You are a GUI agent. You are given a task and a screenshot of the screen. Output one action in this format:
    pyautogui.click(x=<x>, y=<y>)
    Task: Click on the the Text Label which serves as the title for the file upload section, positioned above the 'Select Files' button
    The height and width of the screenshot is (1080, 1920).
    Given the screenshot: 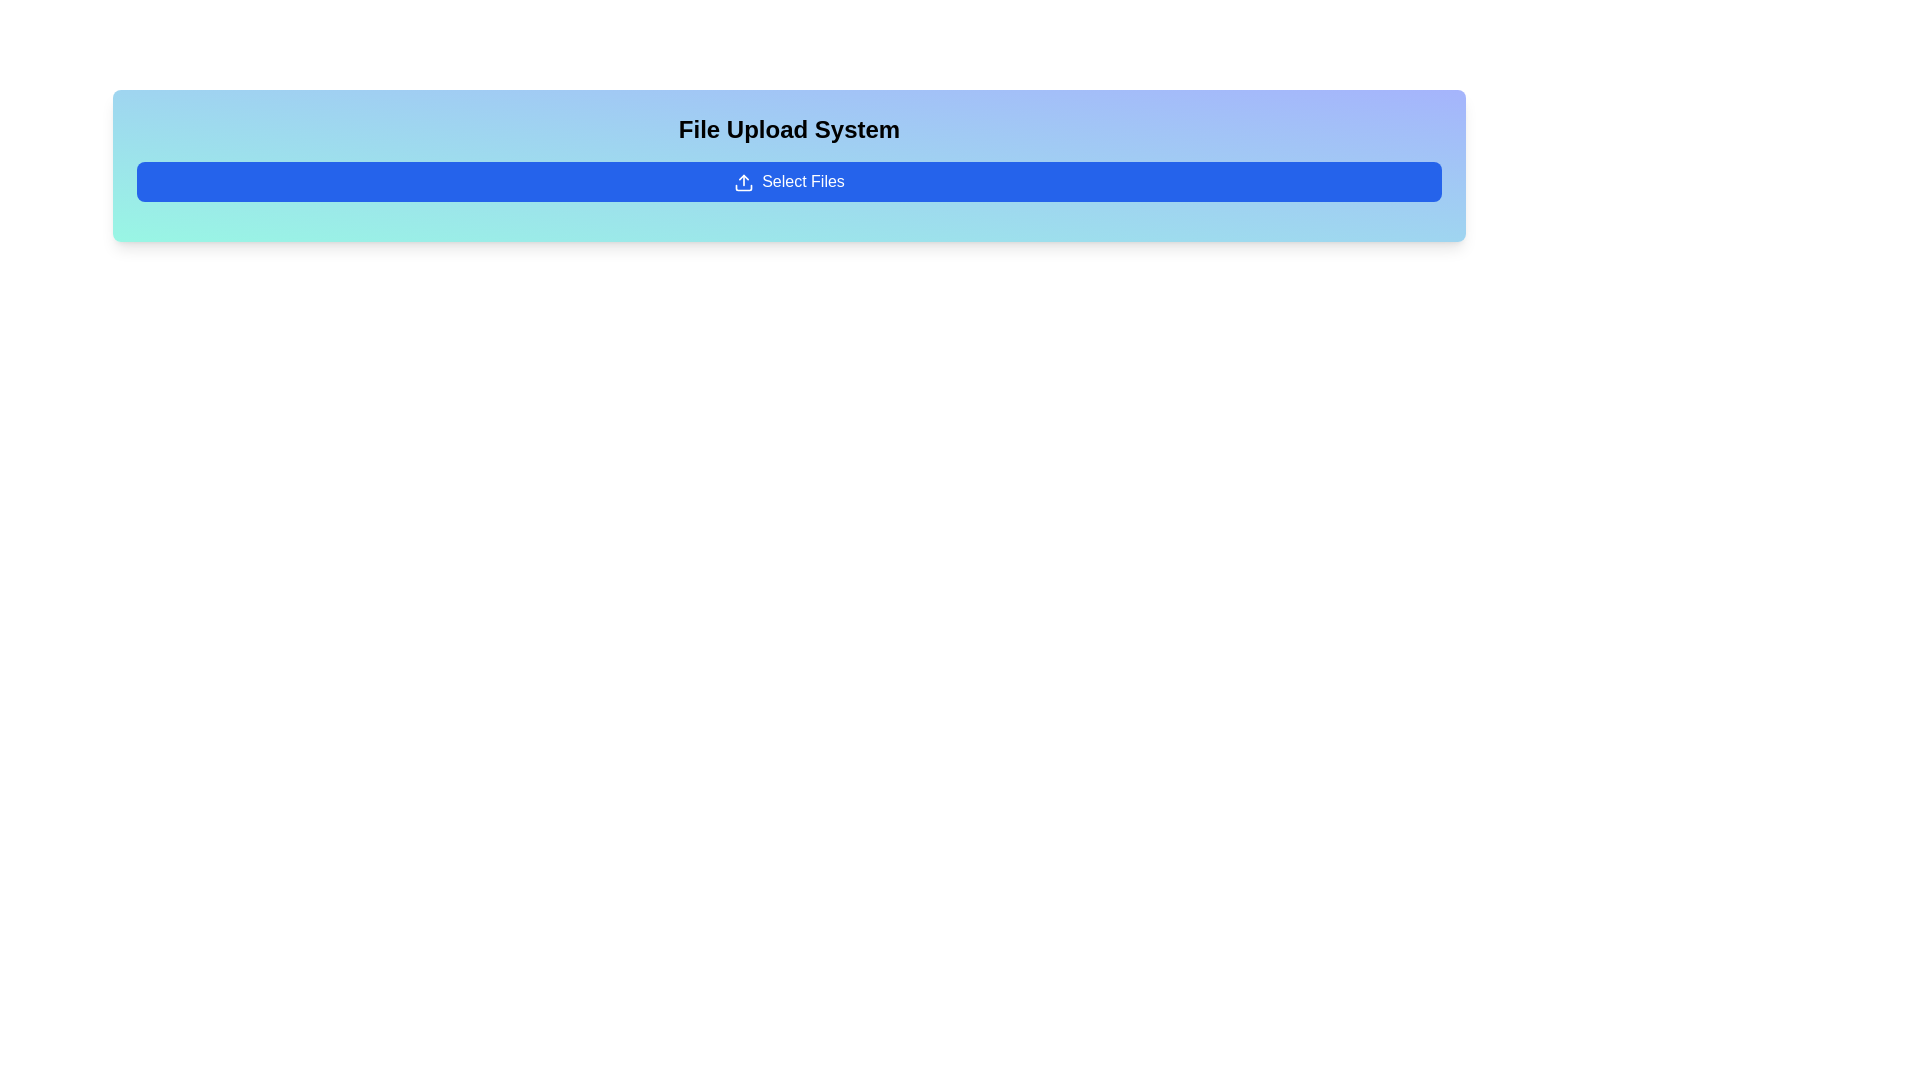 What is the action you would take?
    pyautogui.click(x=788, y=130)
    